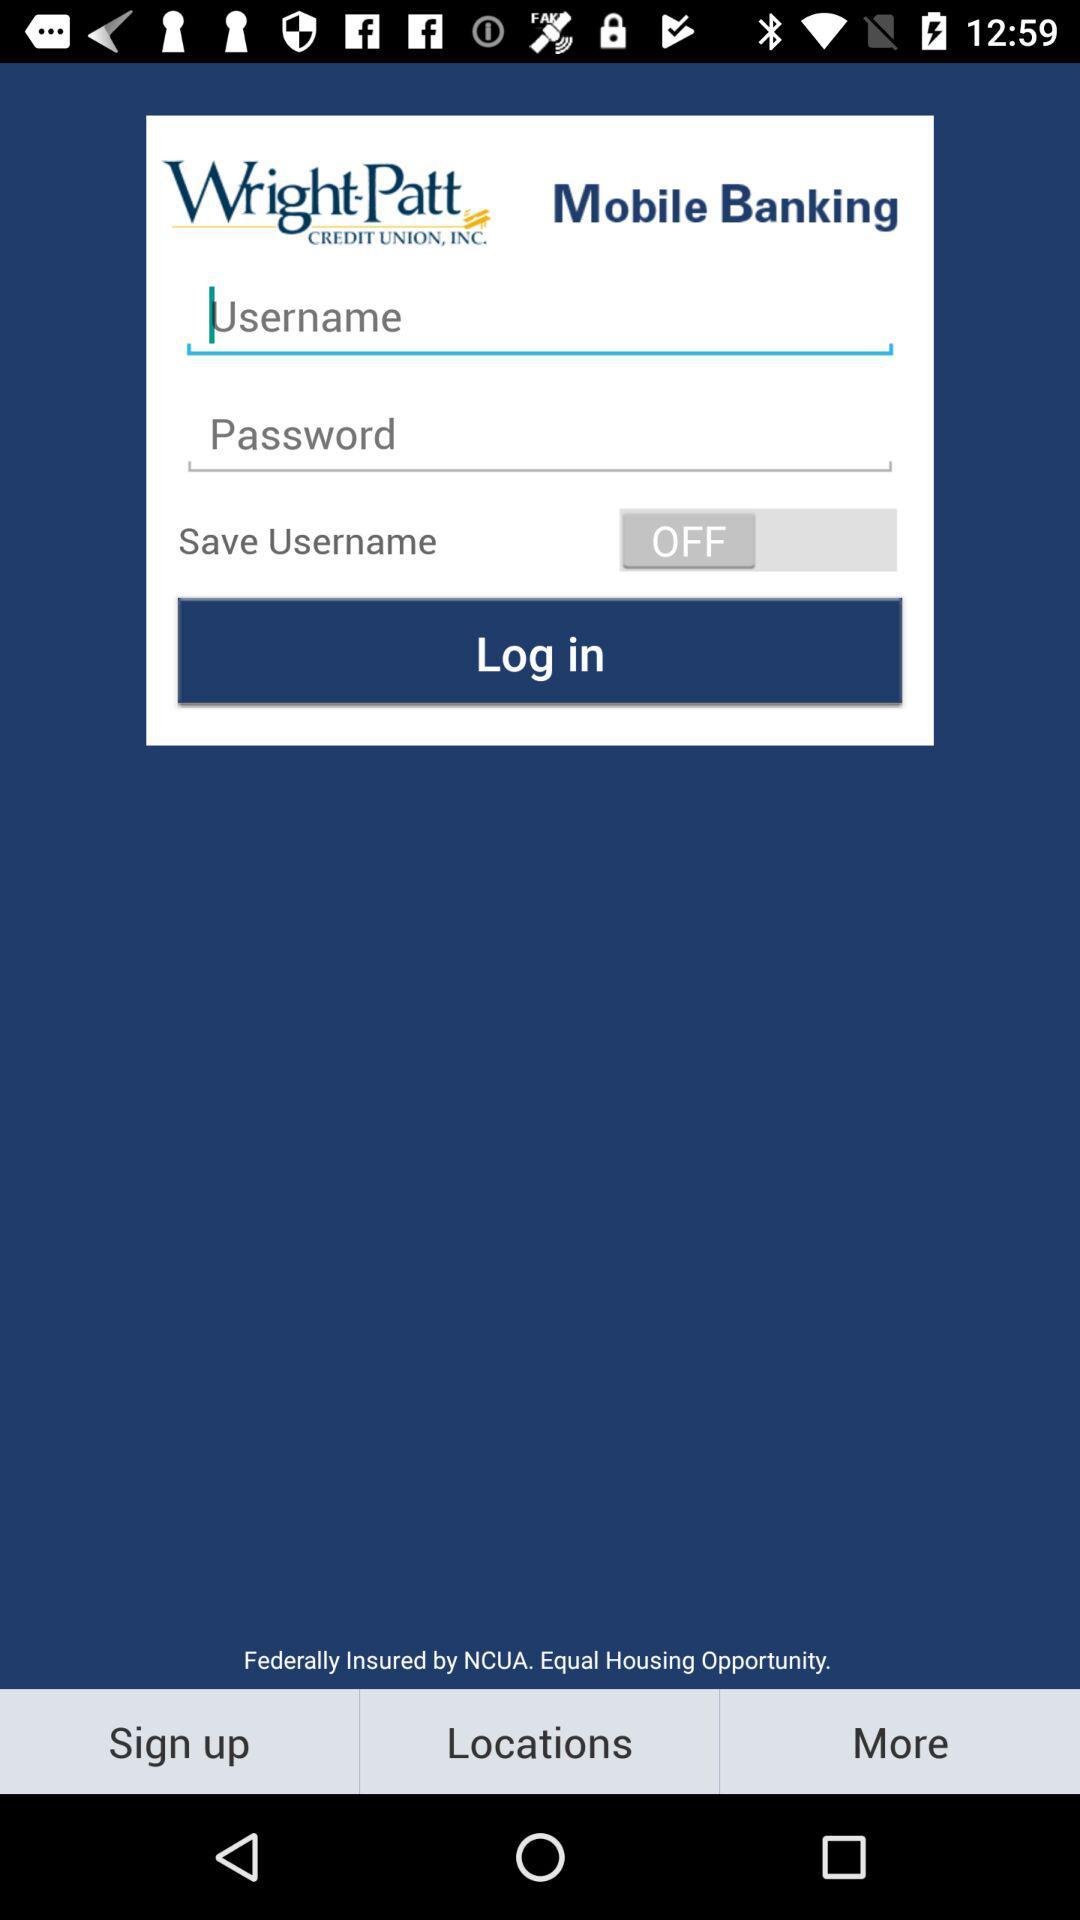 Image resolution: width=1080 pixels, height=1920 pixels. Describe the element at coordinates (540, 652) in the screenshot. I see `the item at the center` at that location.